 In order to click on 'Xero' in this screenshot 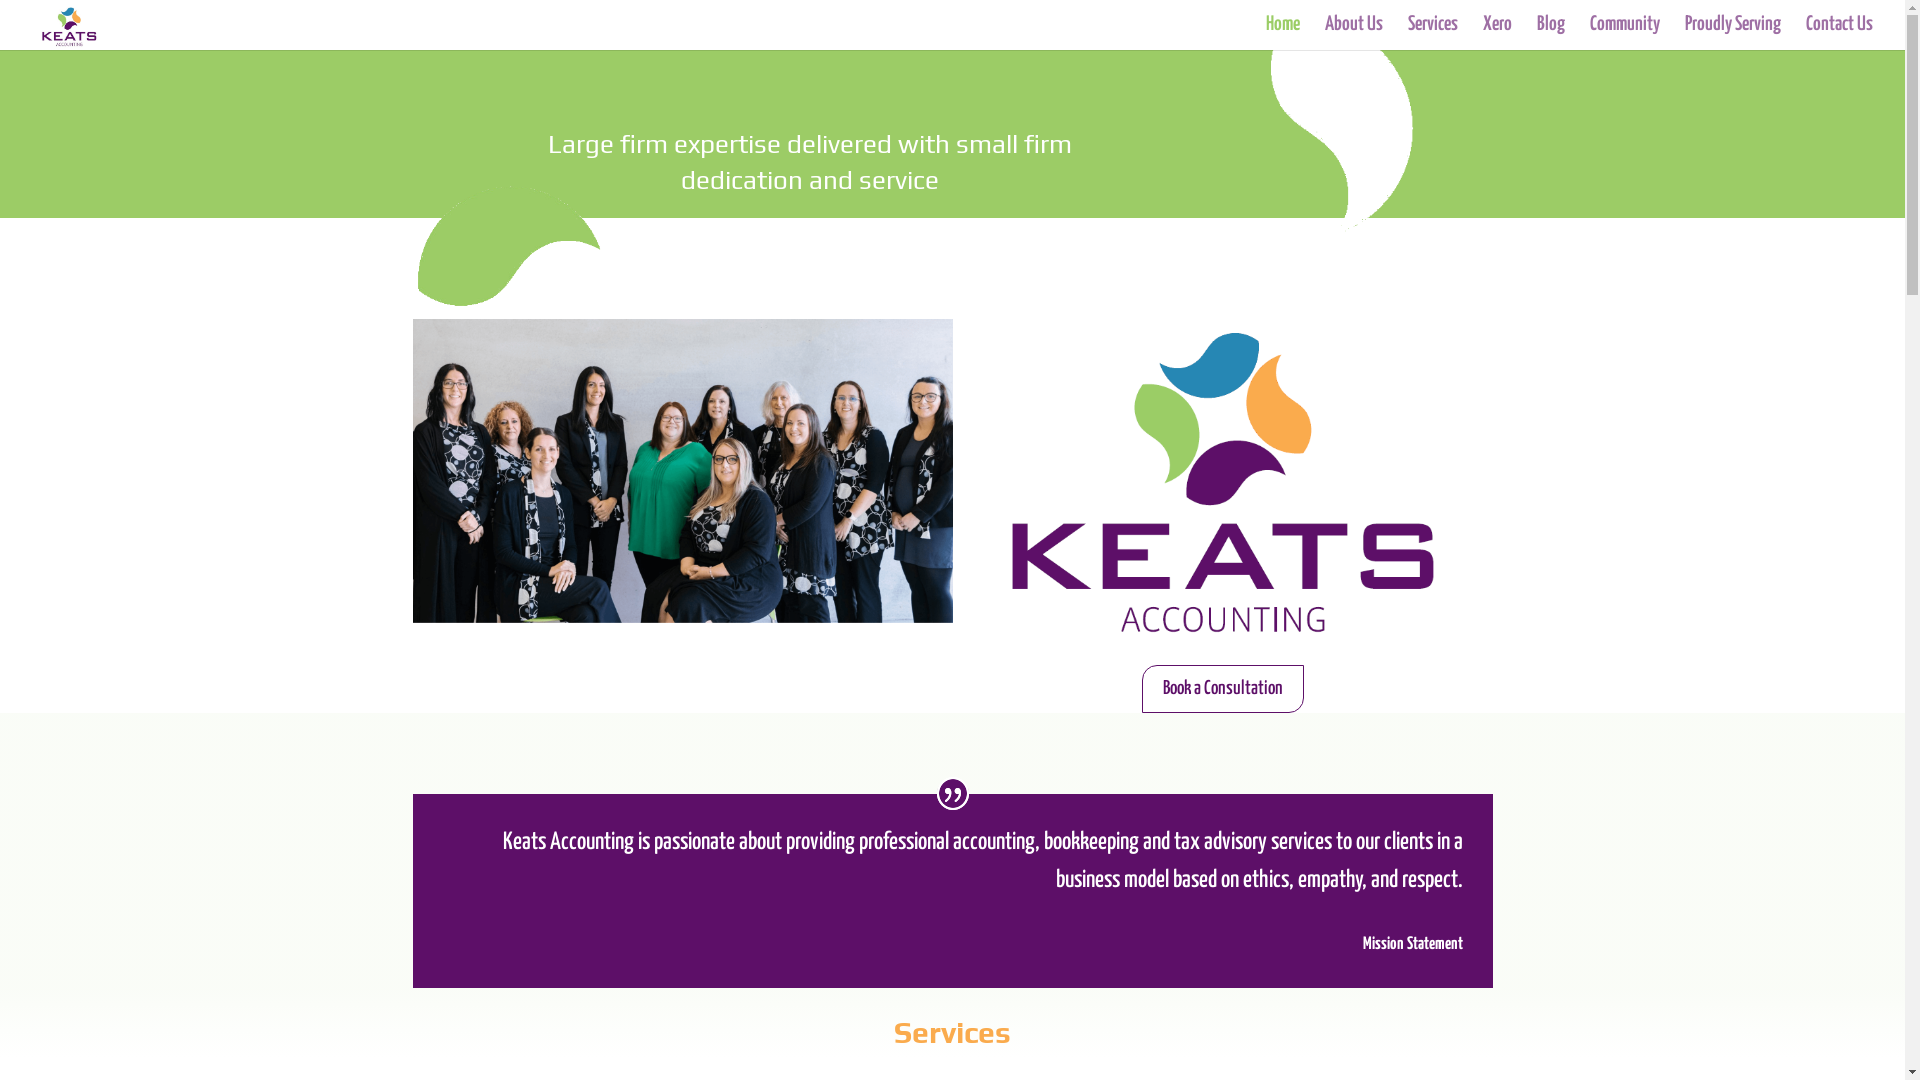, I will do `click(1497, 34)`.